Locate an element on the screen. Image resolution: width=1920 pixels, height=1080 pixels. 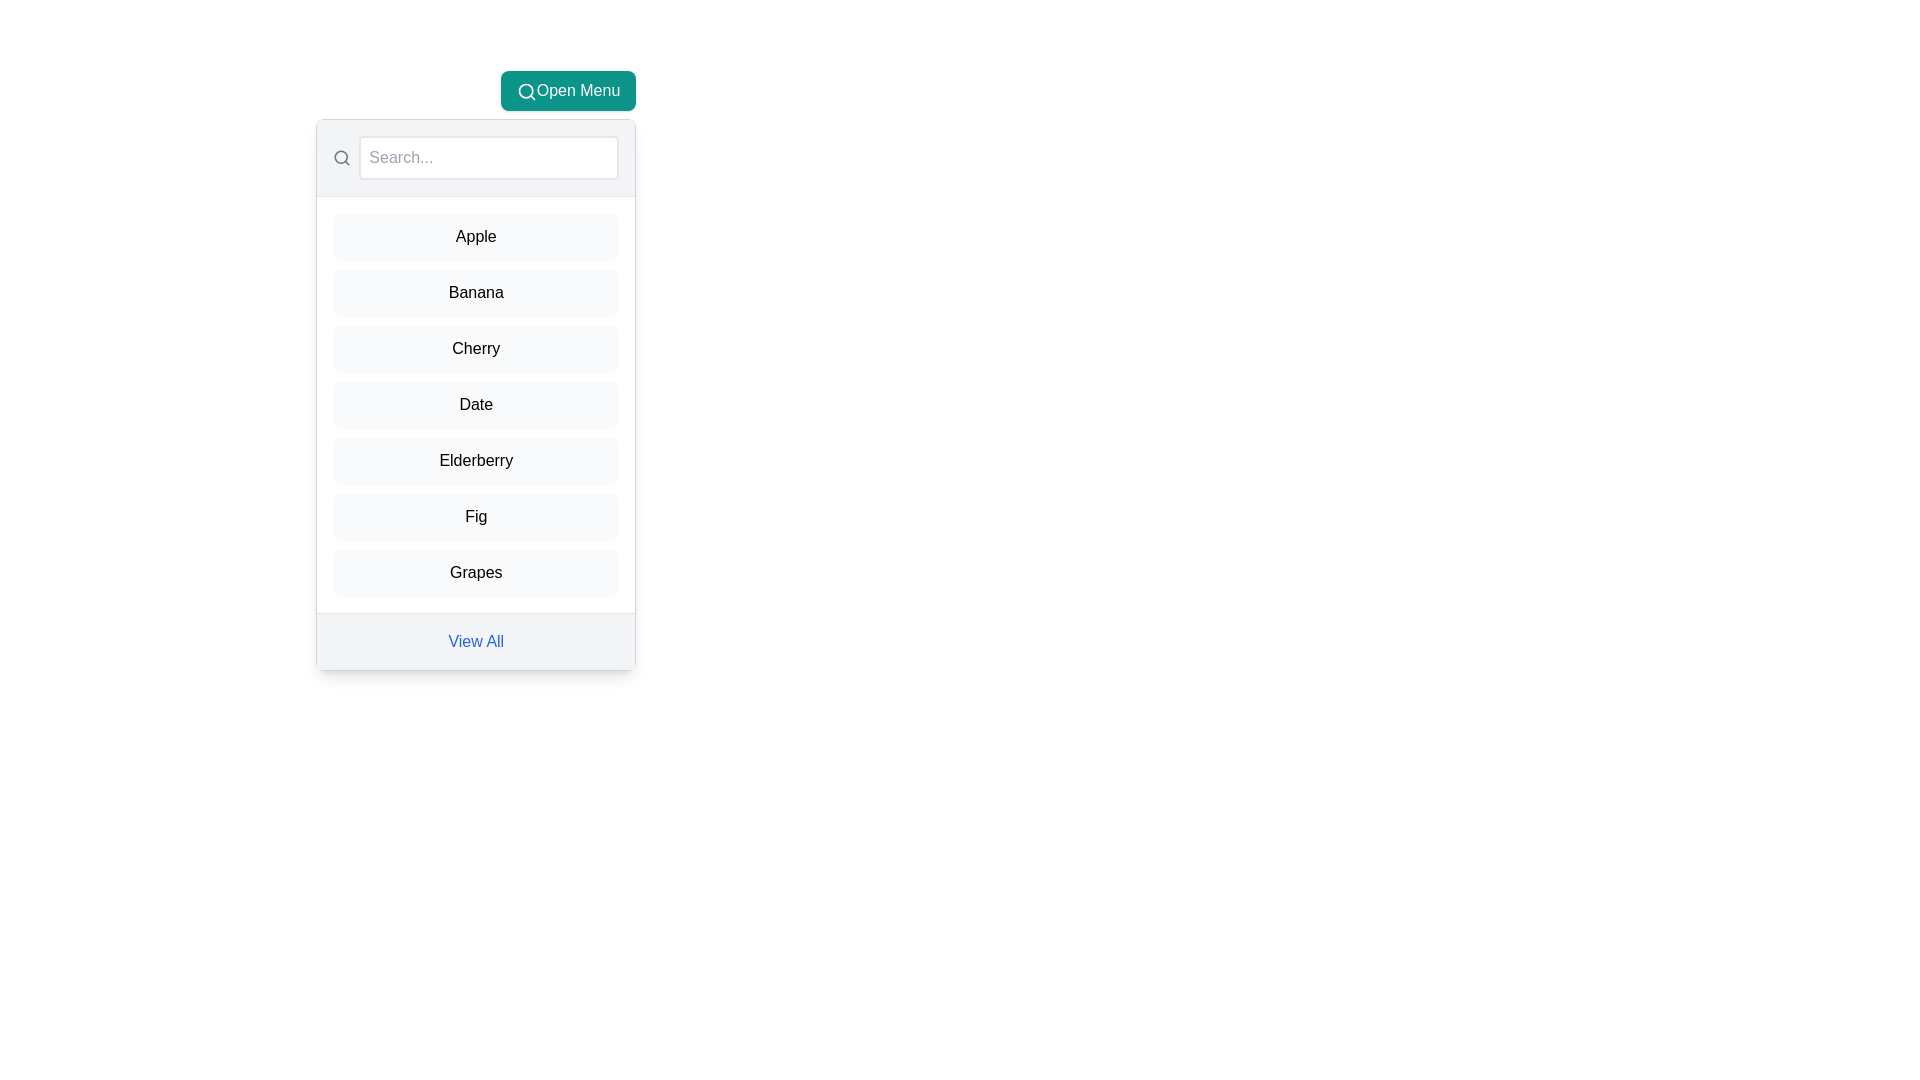
the central circle of the magnifying glass icon, which indicates search functionality, located to the left of the search input bar at the top of the dropdown menu is located at coordinates (525, 90).